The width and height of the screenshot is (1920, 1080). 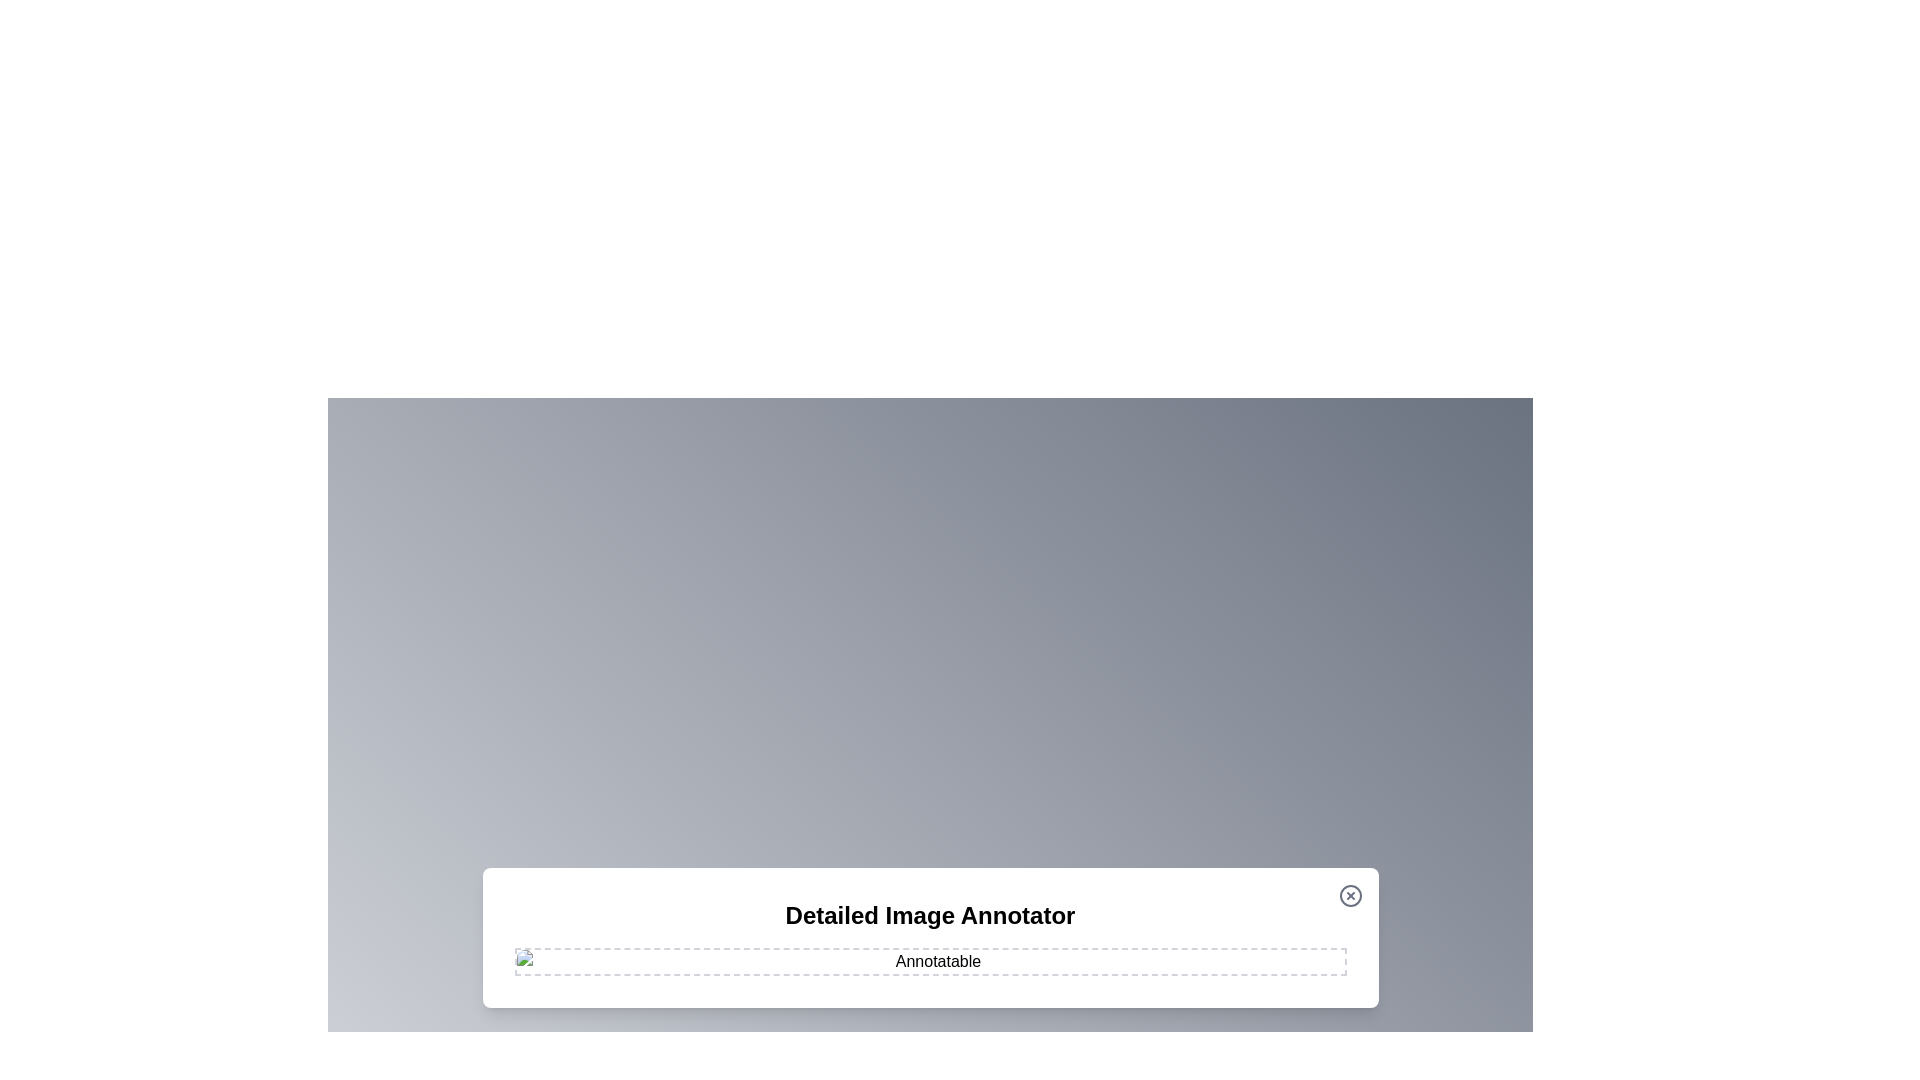 I want to click on the image at coordinates (1147, 962) to add an annotation, so click(x=1147, y=960).